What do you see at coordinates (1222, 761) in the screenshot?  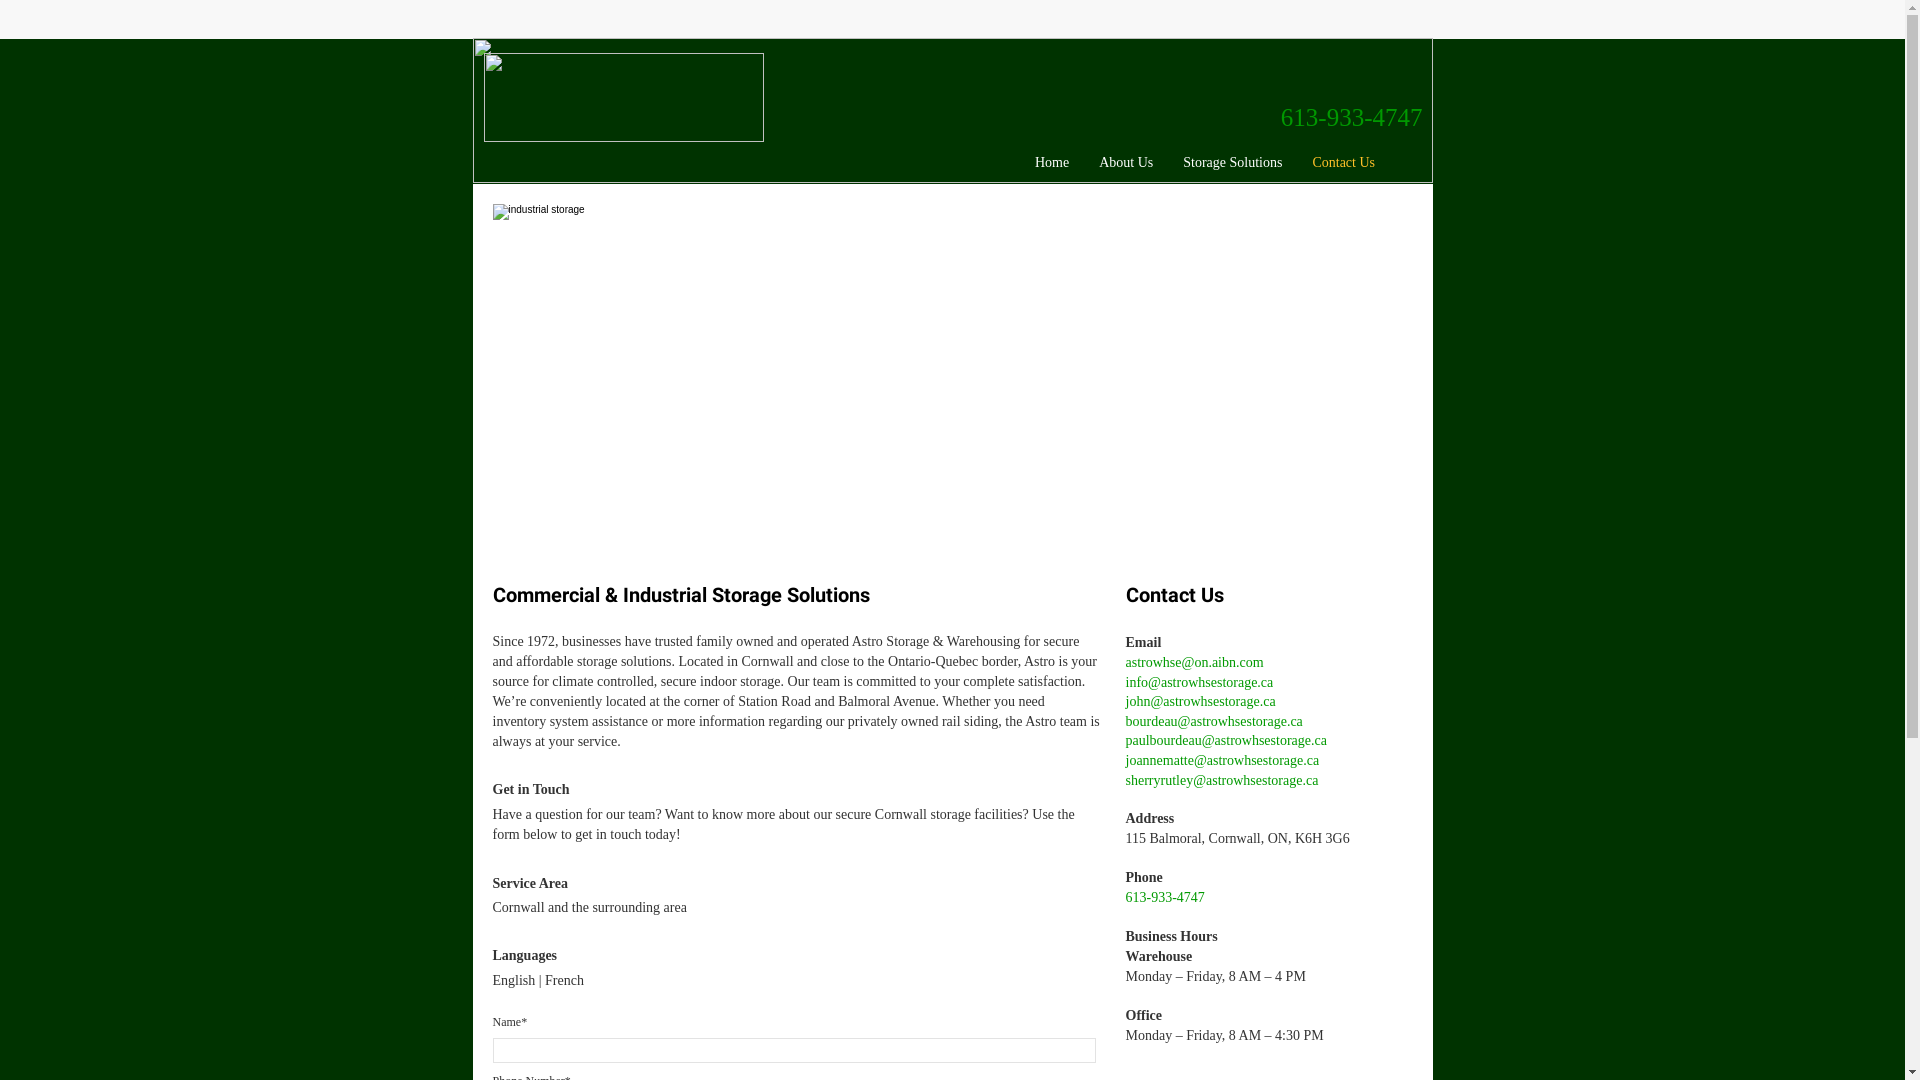 I see `'joannematte@astrowhsestorage.ca'` at bounding box center [1222, 761].